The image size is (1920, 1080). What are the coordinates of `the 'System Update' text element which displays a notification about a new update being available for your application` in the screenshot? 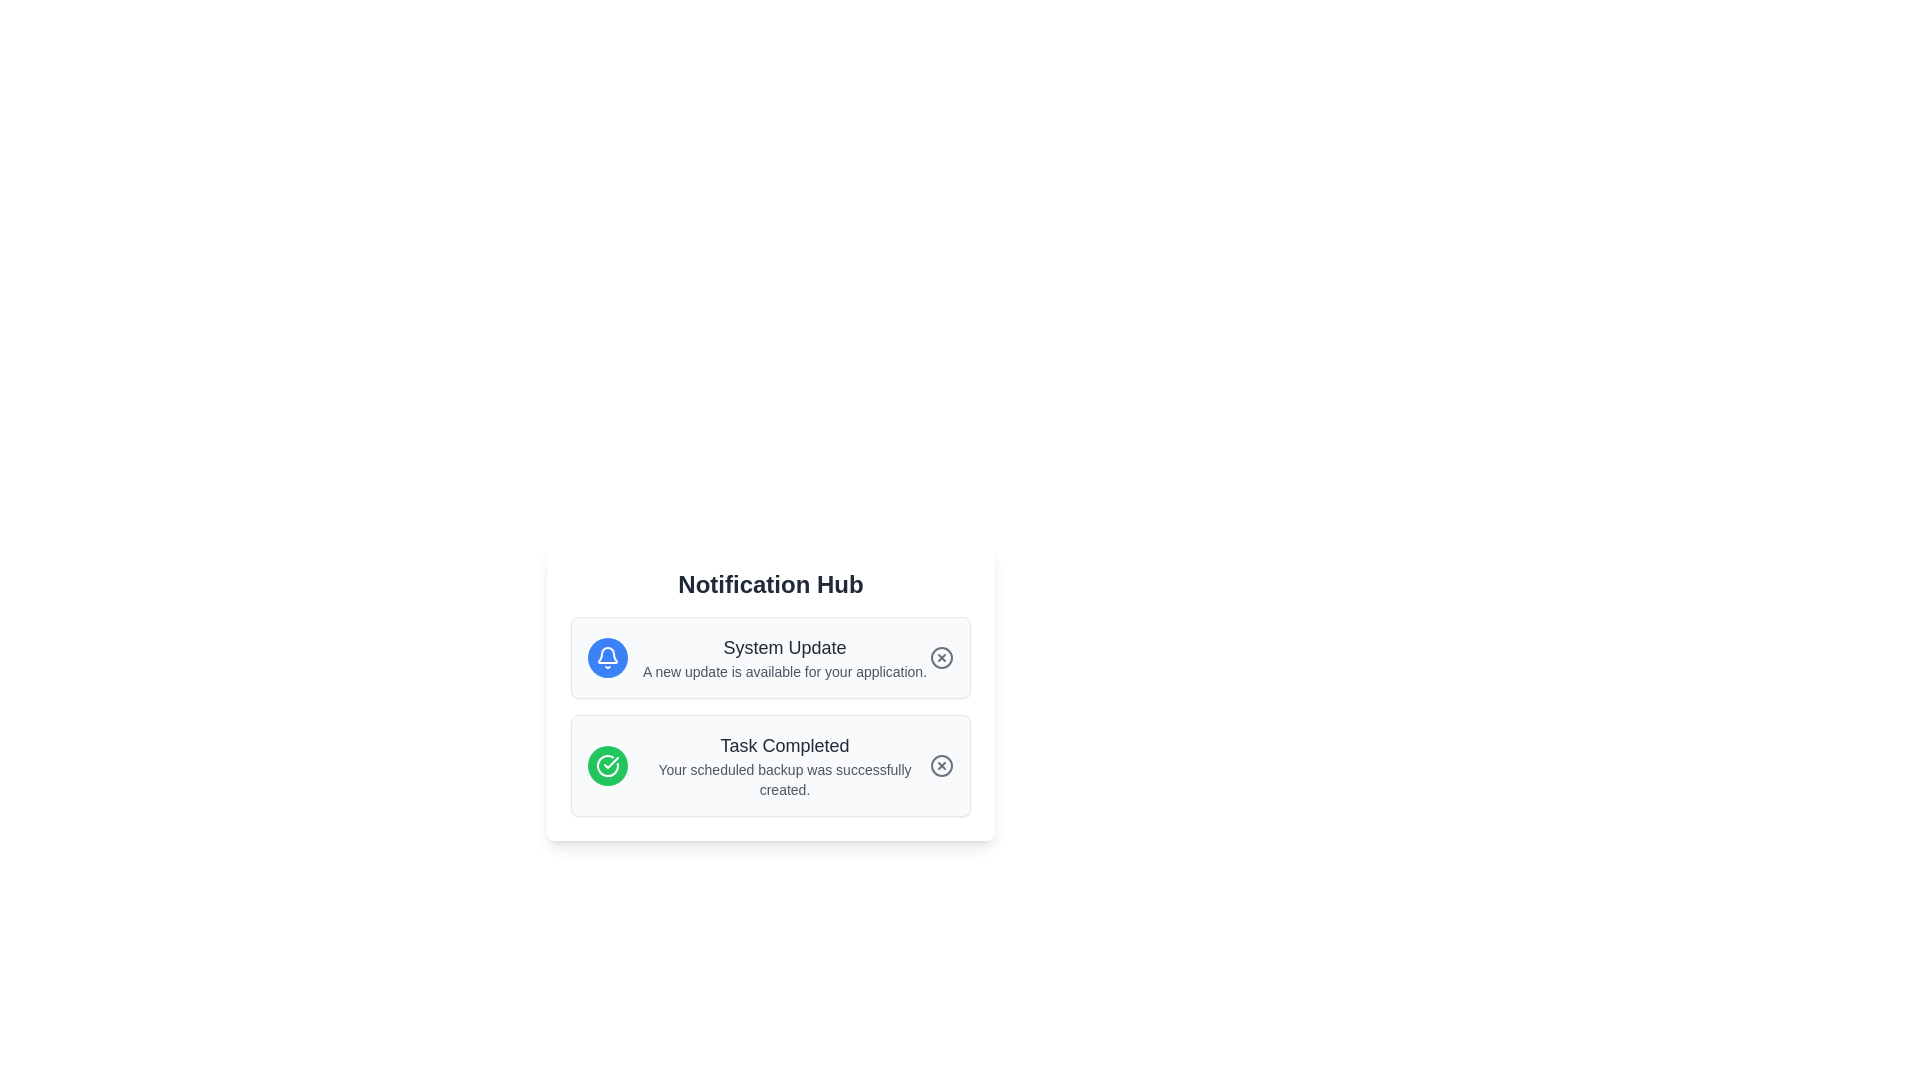 It's located at (784, 658).